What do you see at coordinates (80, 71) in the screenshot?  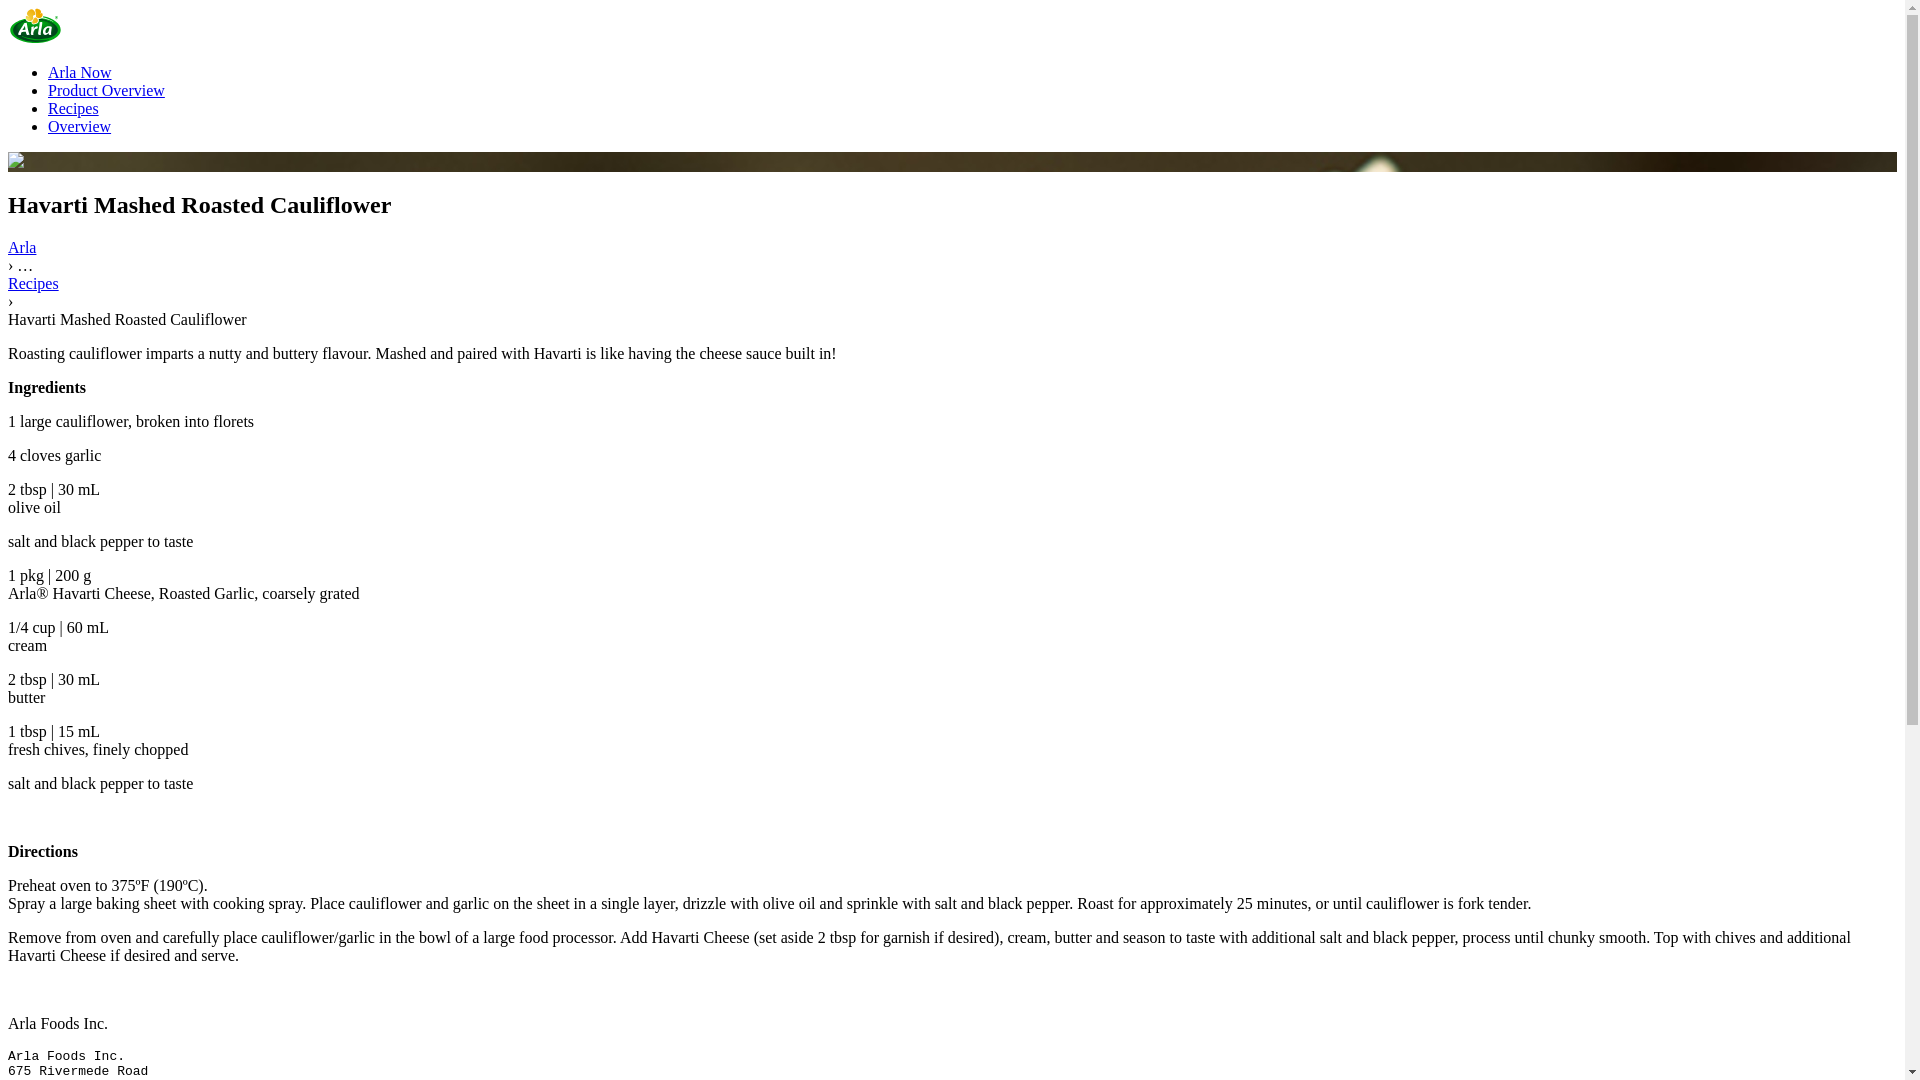 I see `'Arla Now'` at bounding box center [80, 71].